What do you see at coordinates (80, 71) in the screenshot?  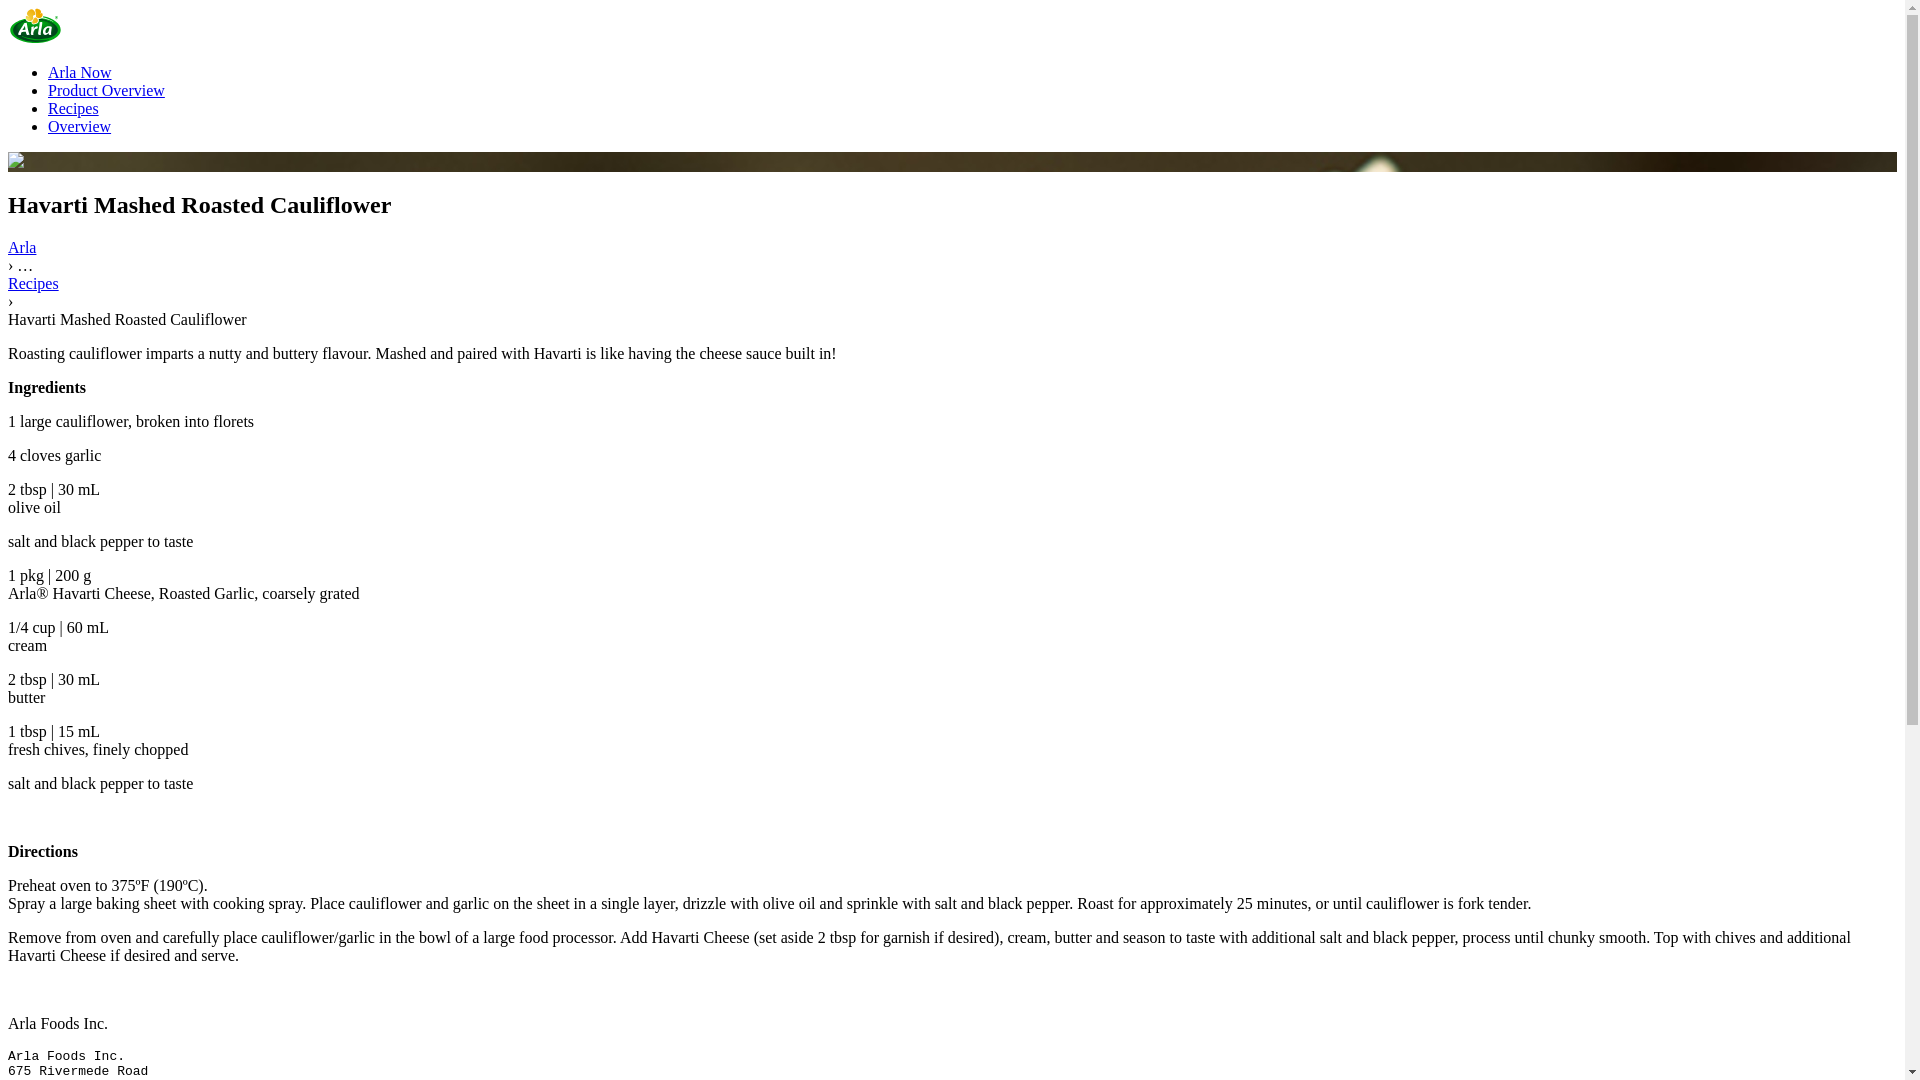 I see `'Arla Now'` at bounding box center [80, 71].